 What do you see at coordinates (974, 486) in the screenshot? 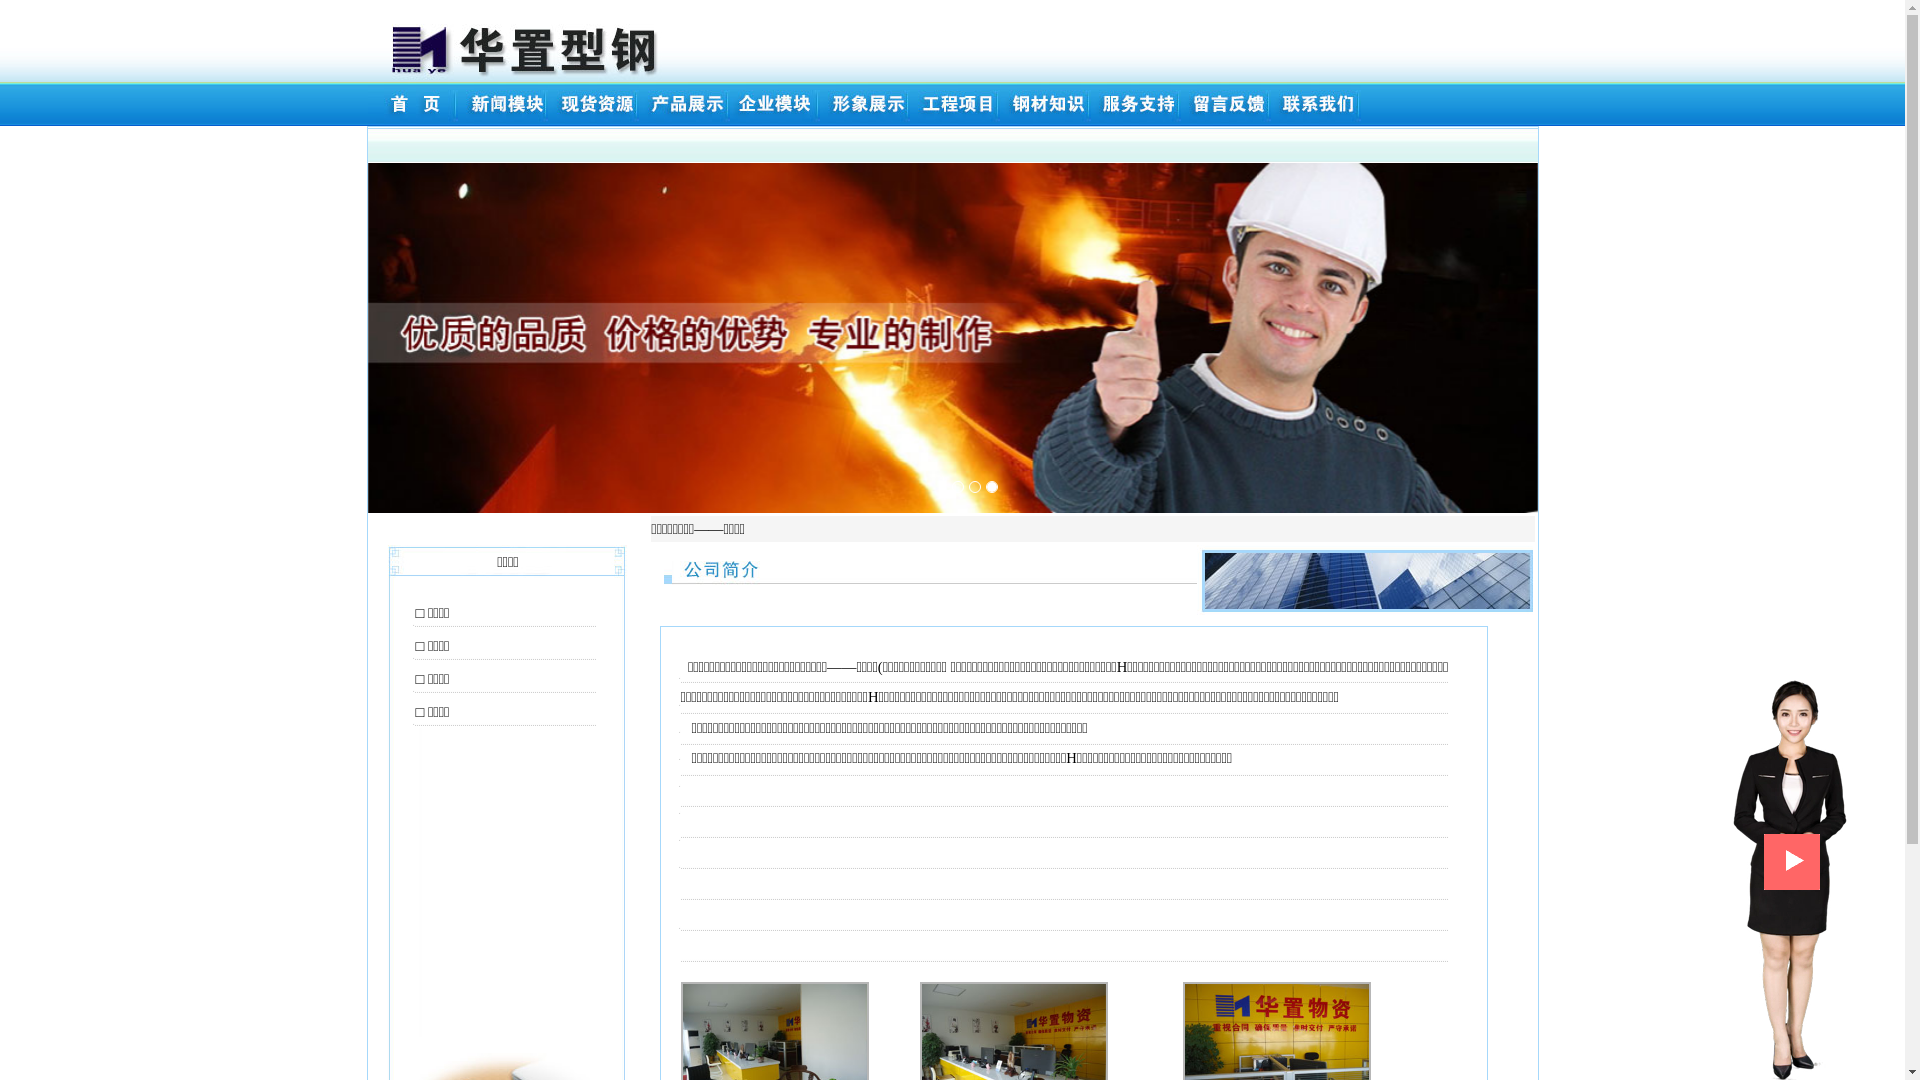
I see `'2'` at bounding box center [974, 486].